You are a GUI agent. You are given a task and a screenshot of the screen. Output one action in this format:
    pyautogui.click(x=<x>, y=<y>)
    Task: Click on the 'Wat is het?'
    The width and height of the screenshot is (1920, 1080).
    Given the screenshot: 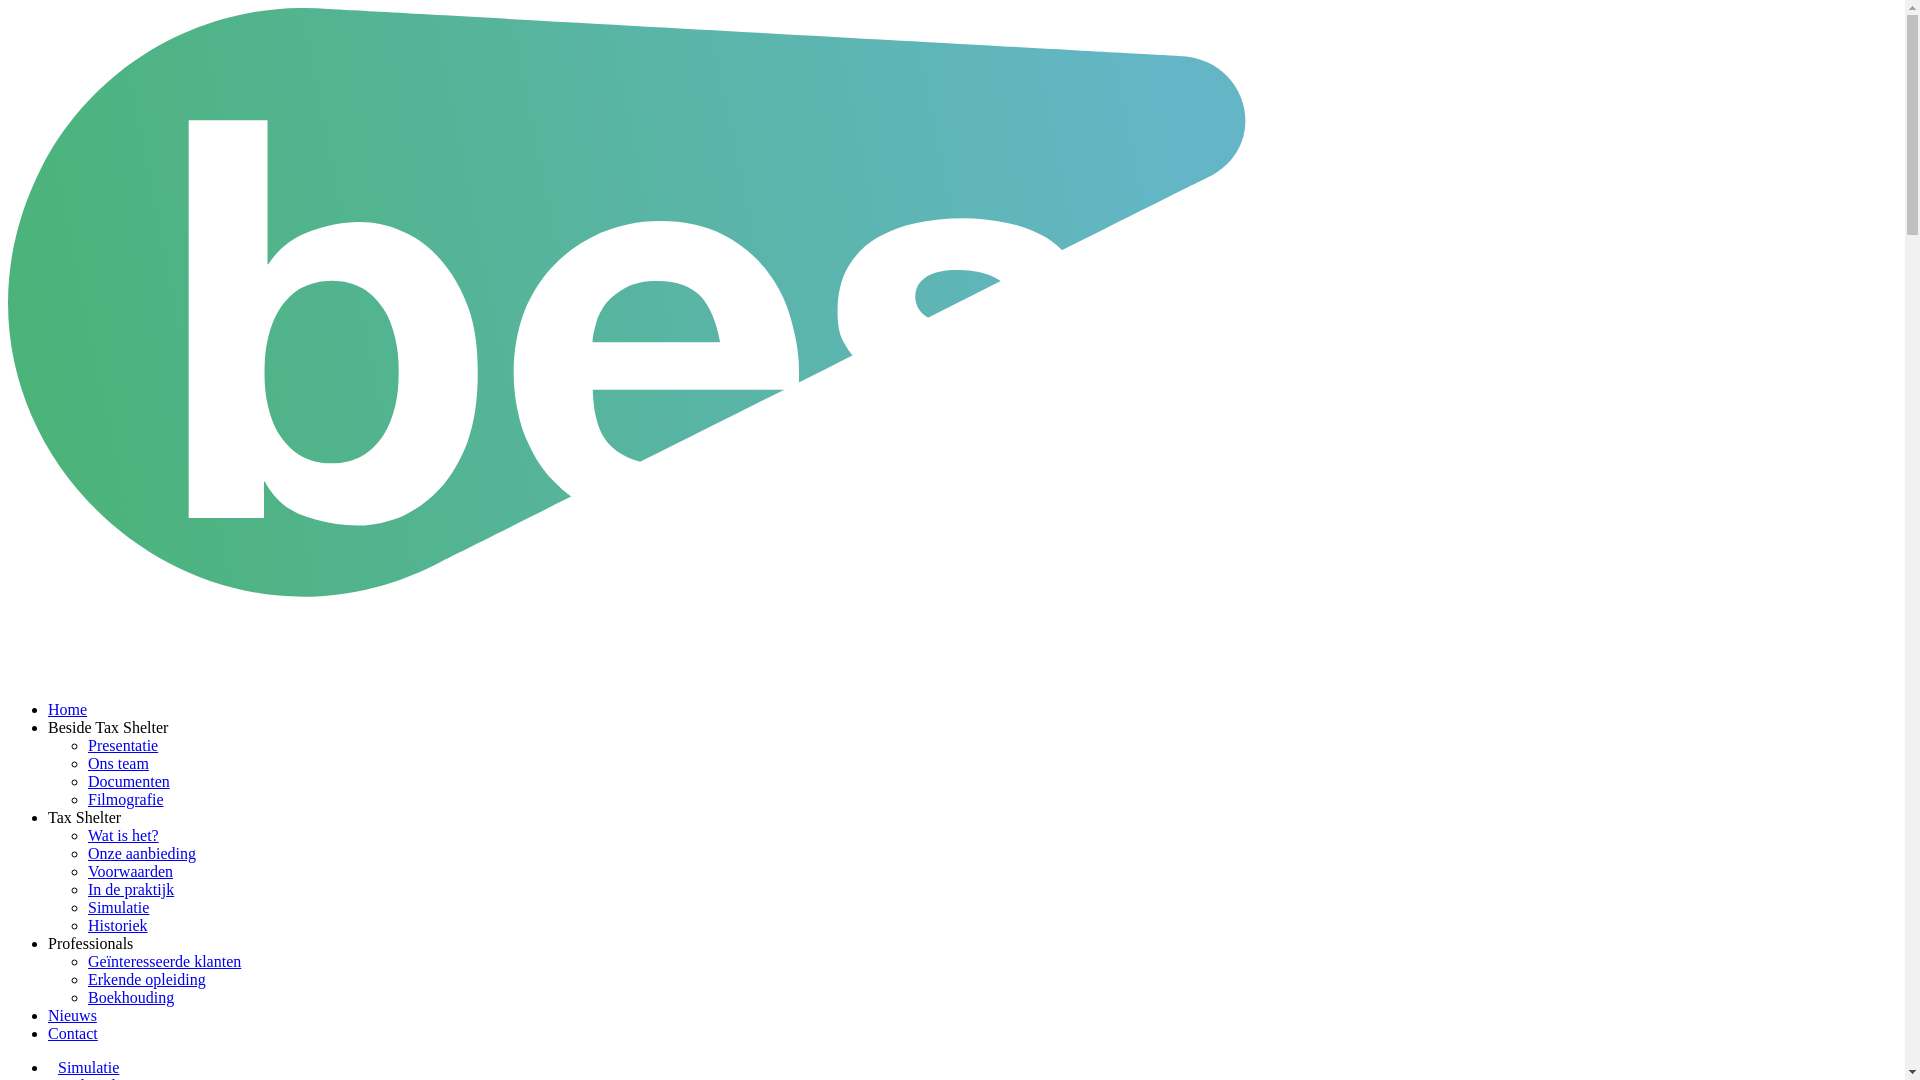 What is the action you would take?
    pyautogui.click(x=86, y=835)
    